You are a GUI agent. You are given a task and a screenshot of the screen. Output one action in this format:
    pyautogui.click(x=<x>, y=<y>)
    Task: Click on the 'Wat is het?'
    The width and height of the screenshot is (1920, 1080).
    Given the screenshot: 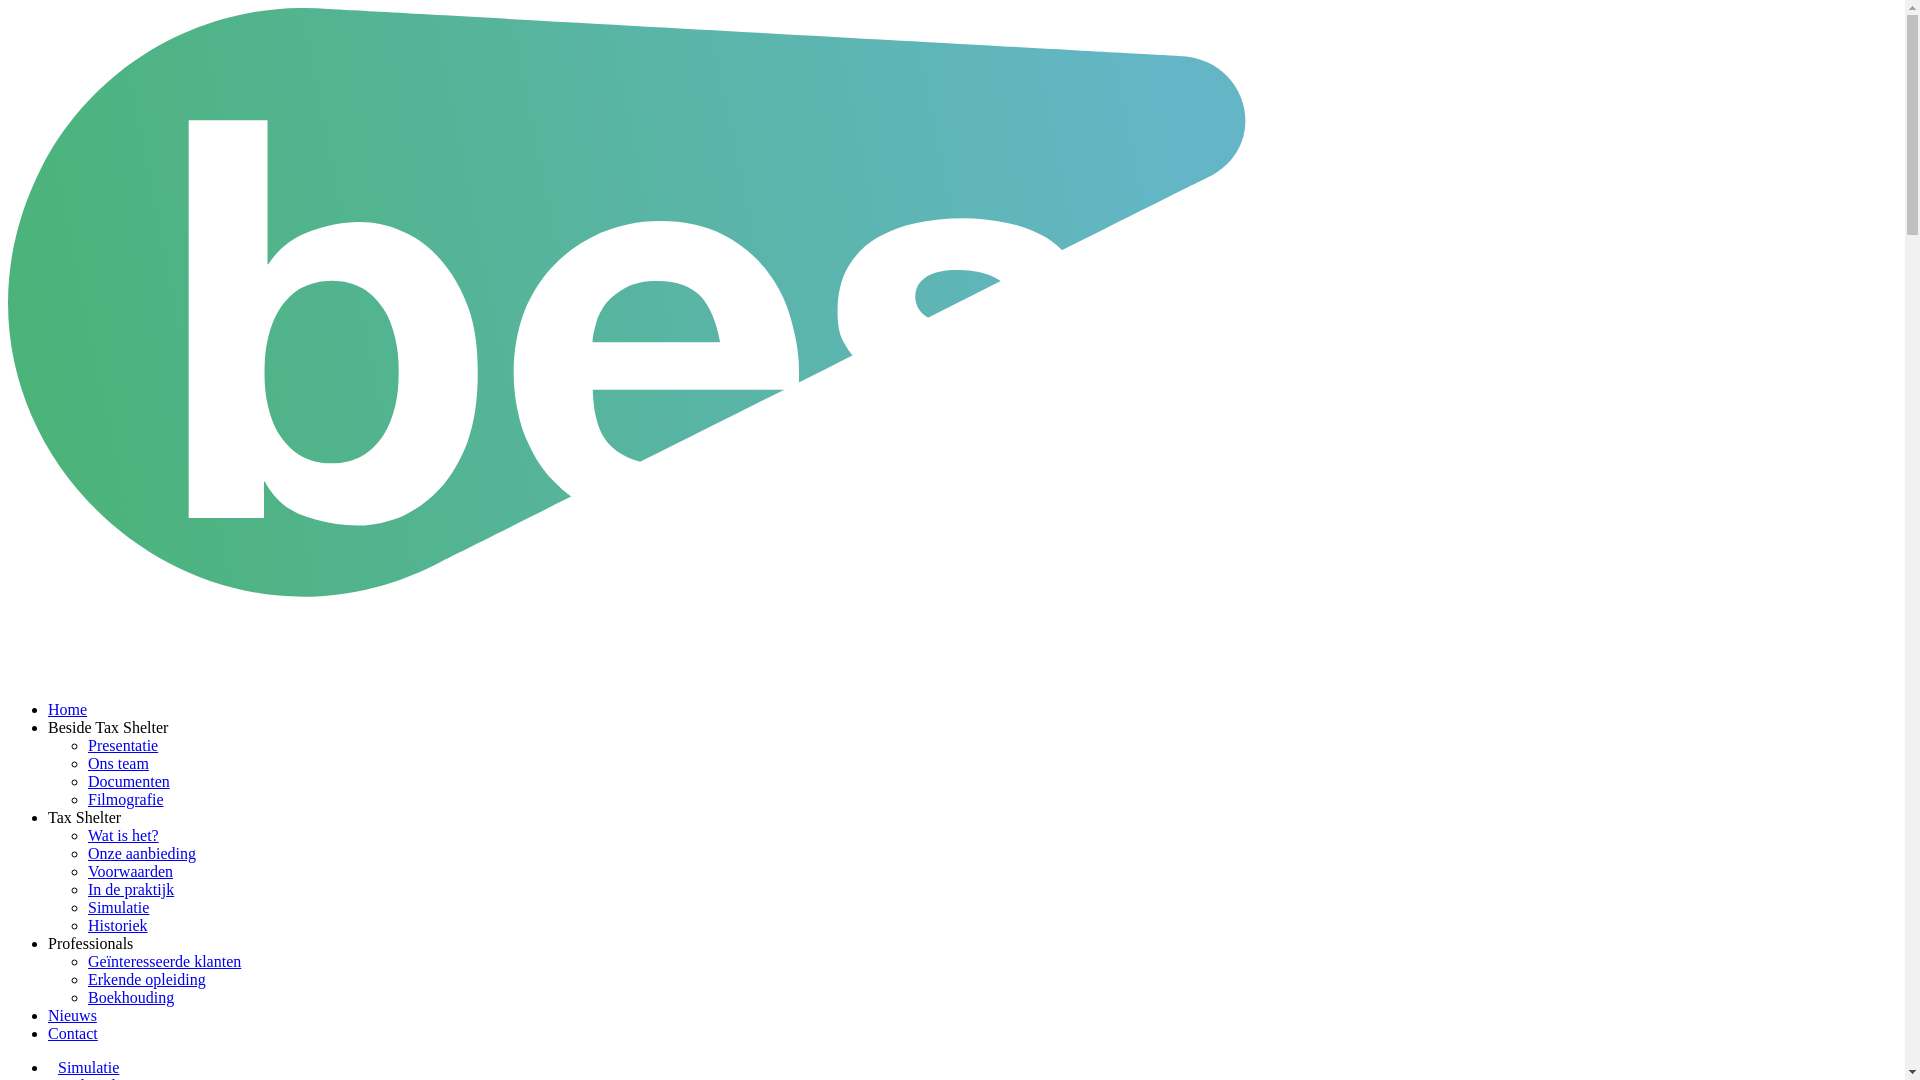 What is the action you would take?
    pyautogui.click(x=86, y=835)
    